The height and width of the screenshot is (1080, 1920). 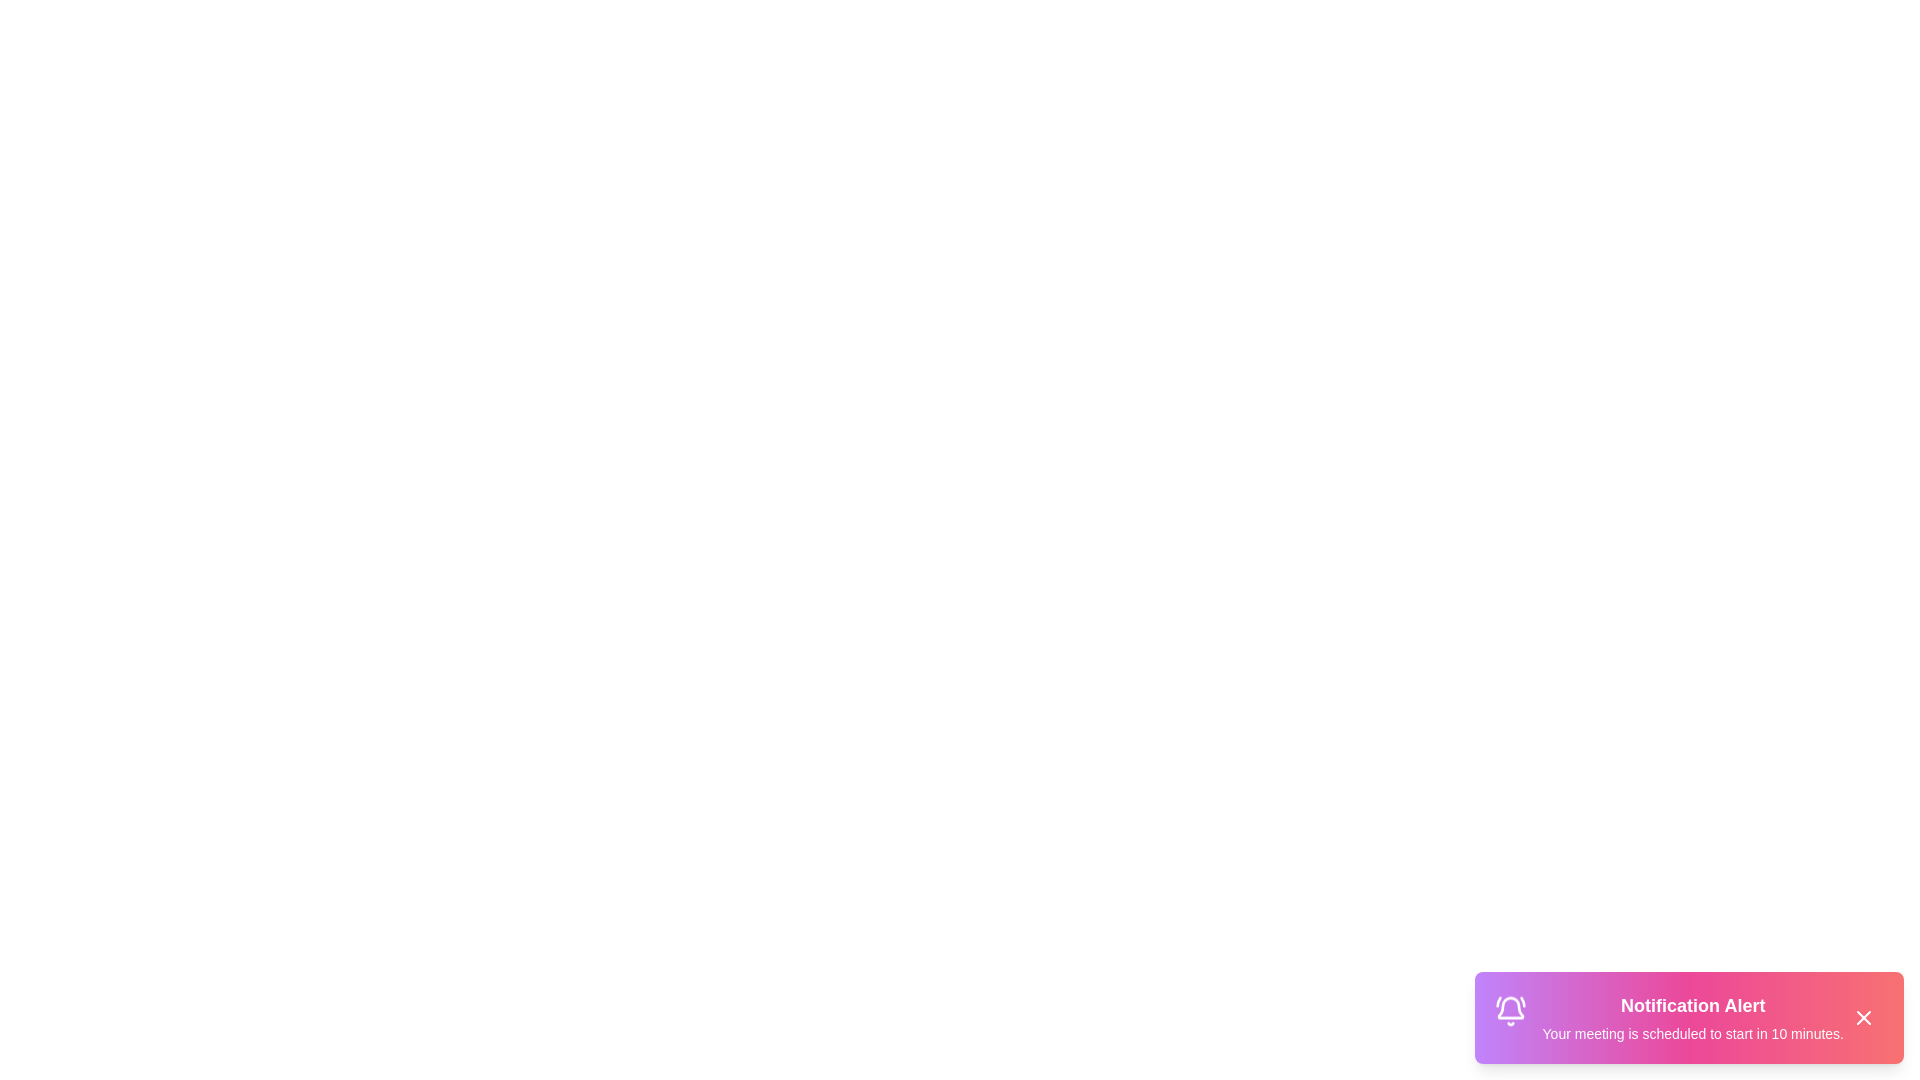 What do you see at coordinates (1510, 1014) in the screenshot?
I see `the notification icon to interact with it` at bounding box center [1510, 1014].